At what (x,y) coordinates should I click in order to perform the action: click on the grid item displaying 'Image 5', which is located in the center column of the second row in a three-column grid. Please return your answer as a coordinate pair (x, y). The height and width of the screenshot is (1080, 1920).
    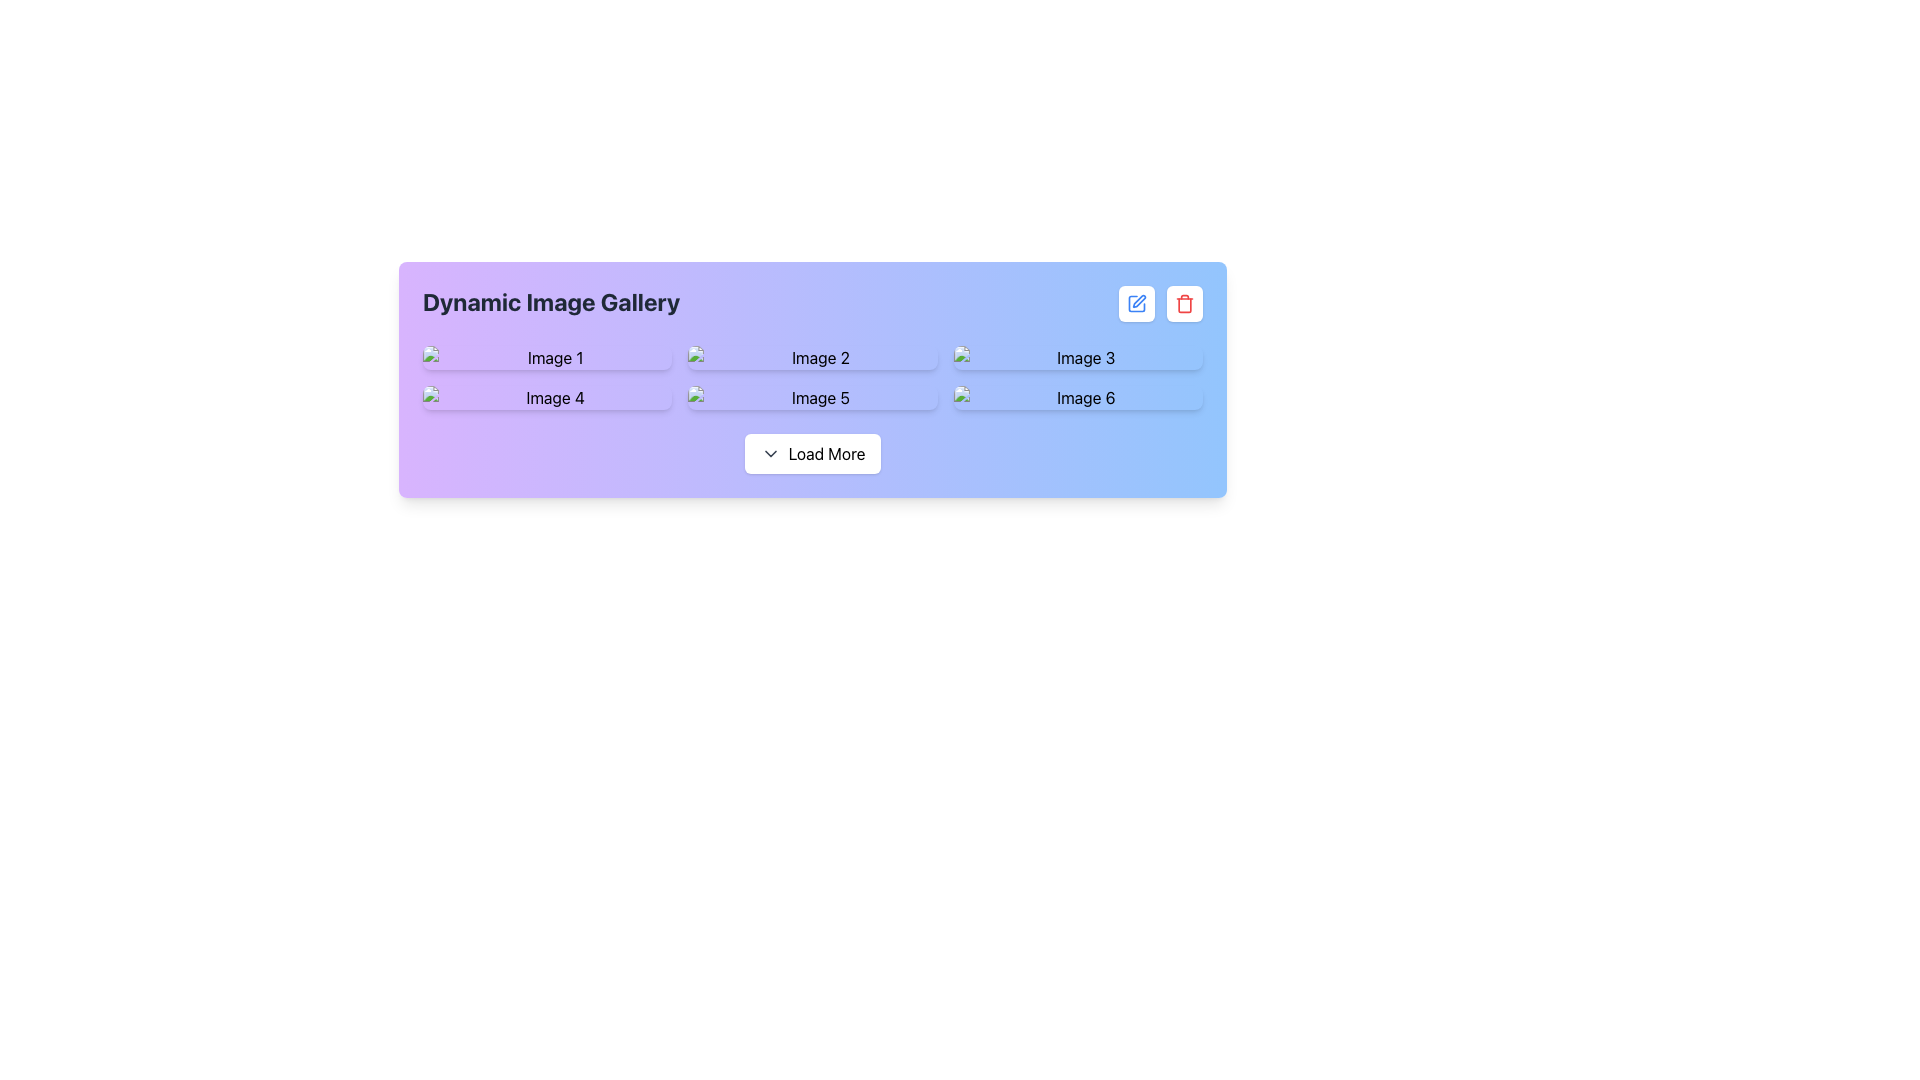
    Looking at the image, I should click on (812, 397).